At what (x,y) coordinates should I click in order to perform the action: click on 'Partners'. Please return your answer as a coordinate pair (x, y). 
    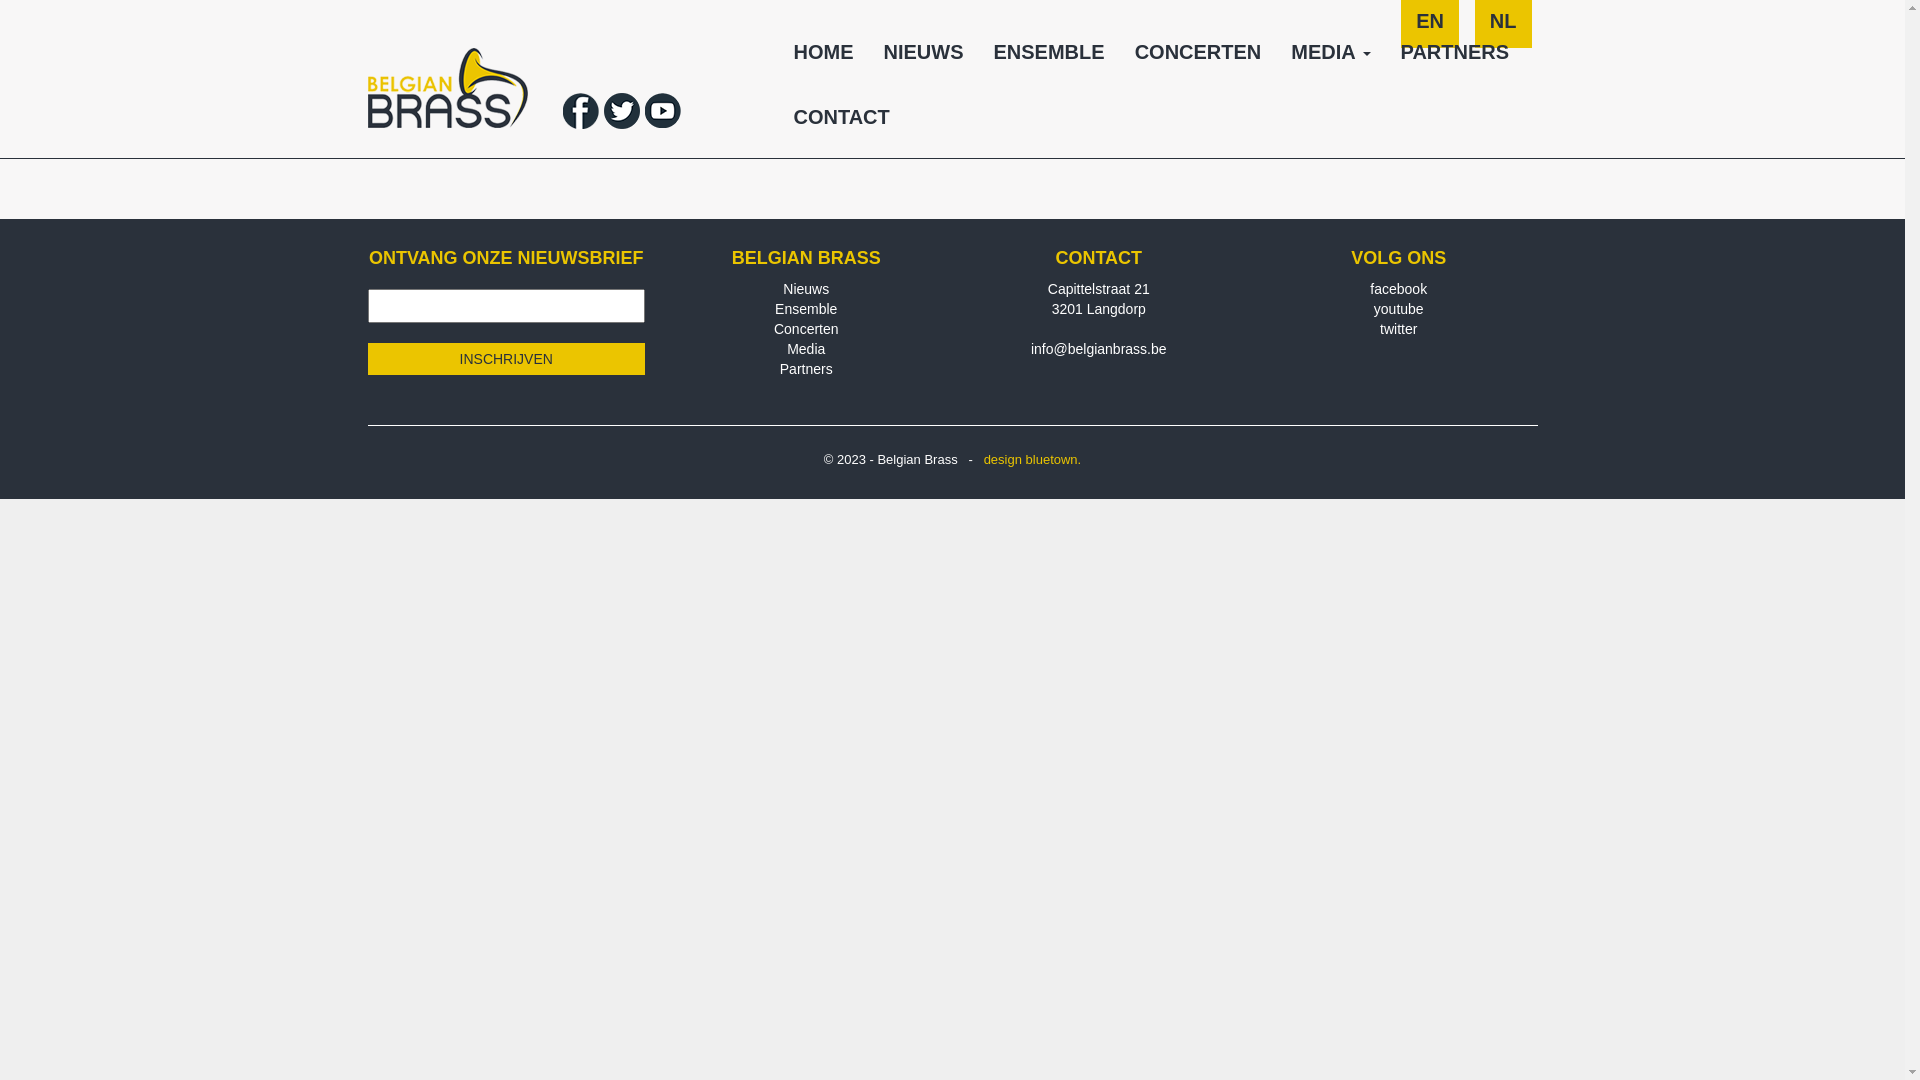
    Looking at the image, I should click on (806, 369).